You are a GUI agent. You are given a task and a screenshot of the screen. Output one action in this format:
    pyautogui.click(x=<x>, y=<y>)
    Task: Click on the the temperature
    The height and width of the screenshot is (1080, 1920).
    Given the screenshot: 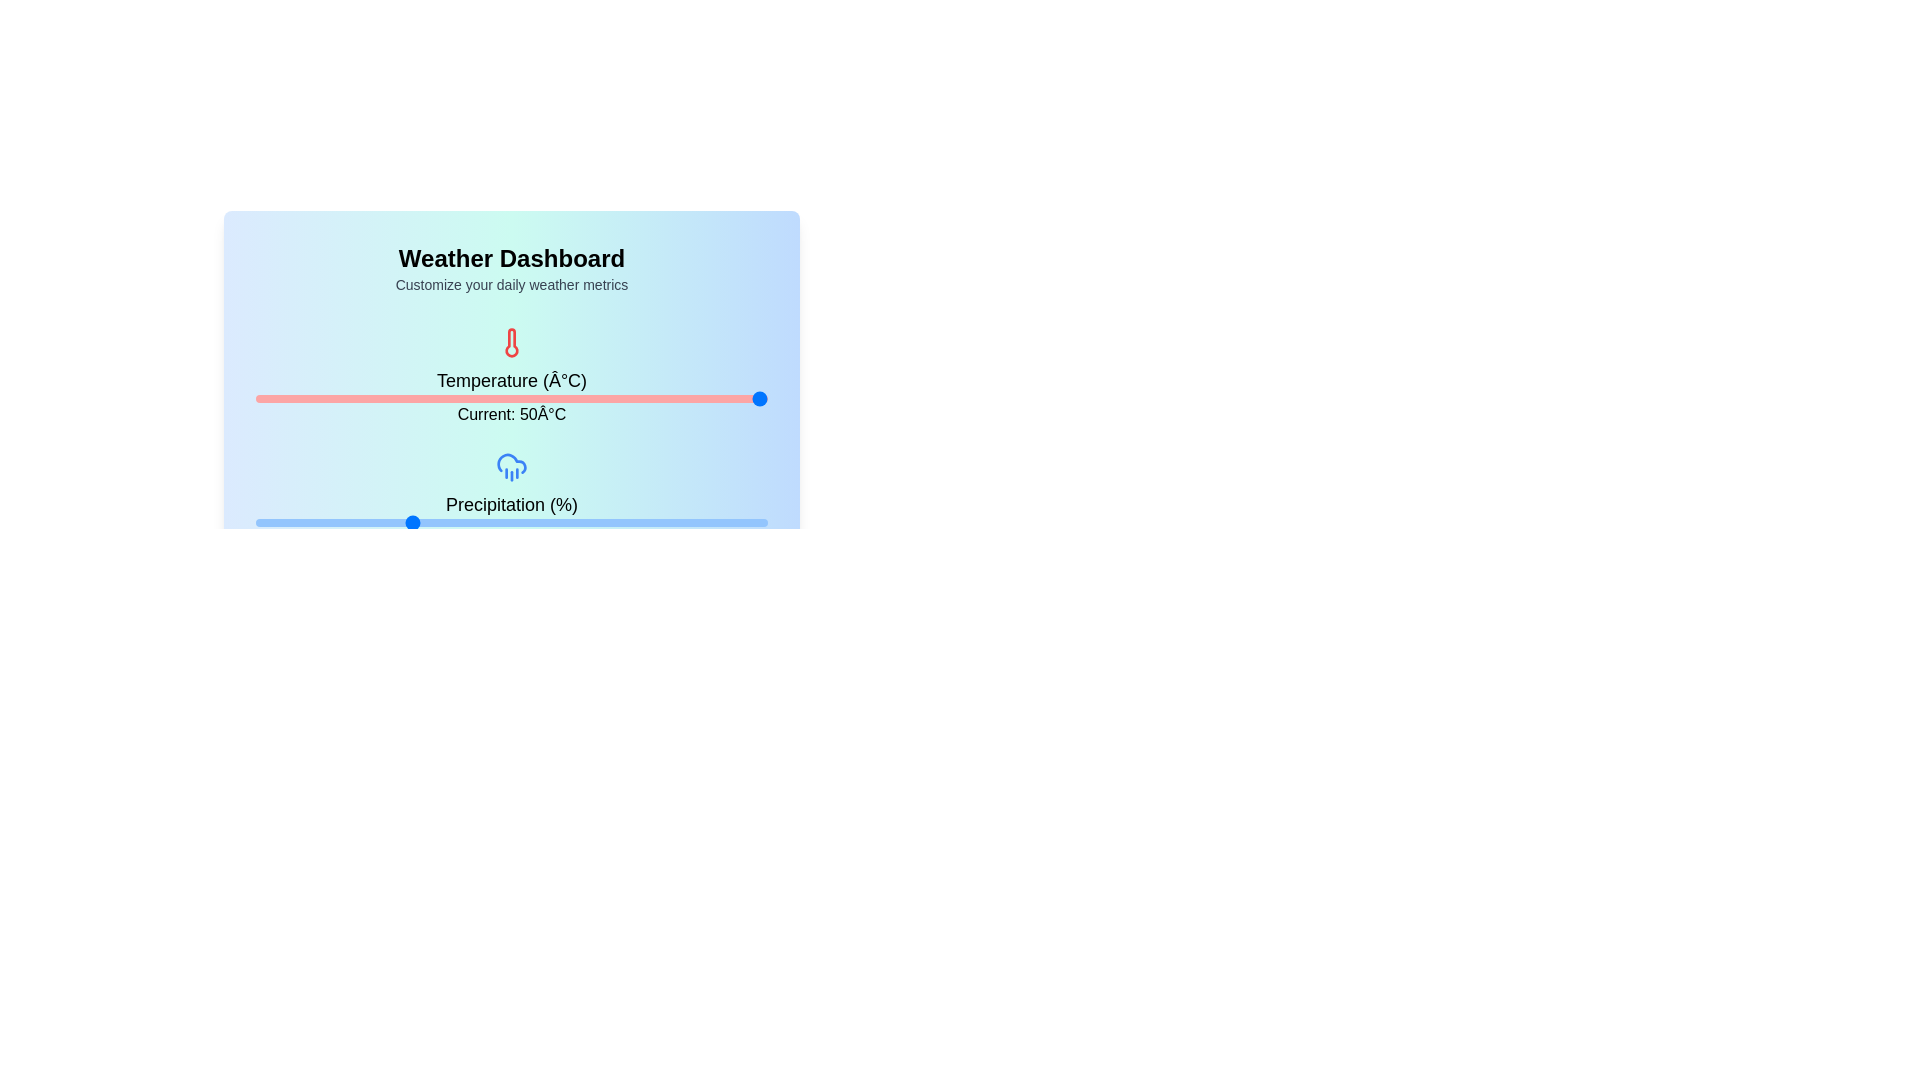 What is the action you would take?
    pyautogui.click(x=408, y=398)
    